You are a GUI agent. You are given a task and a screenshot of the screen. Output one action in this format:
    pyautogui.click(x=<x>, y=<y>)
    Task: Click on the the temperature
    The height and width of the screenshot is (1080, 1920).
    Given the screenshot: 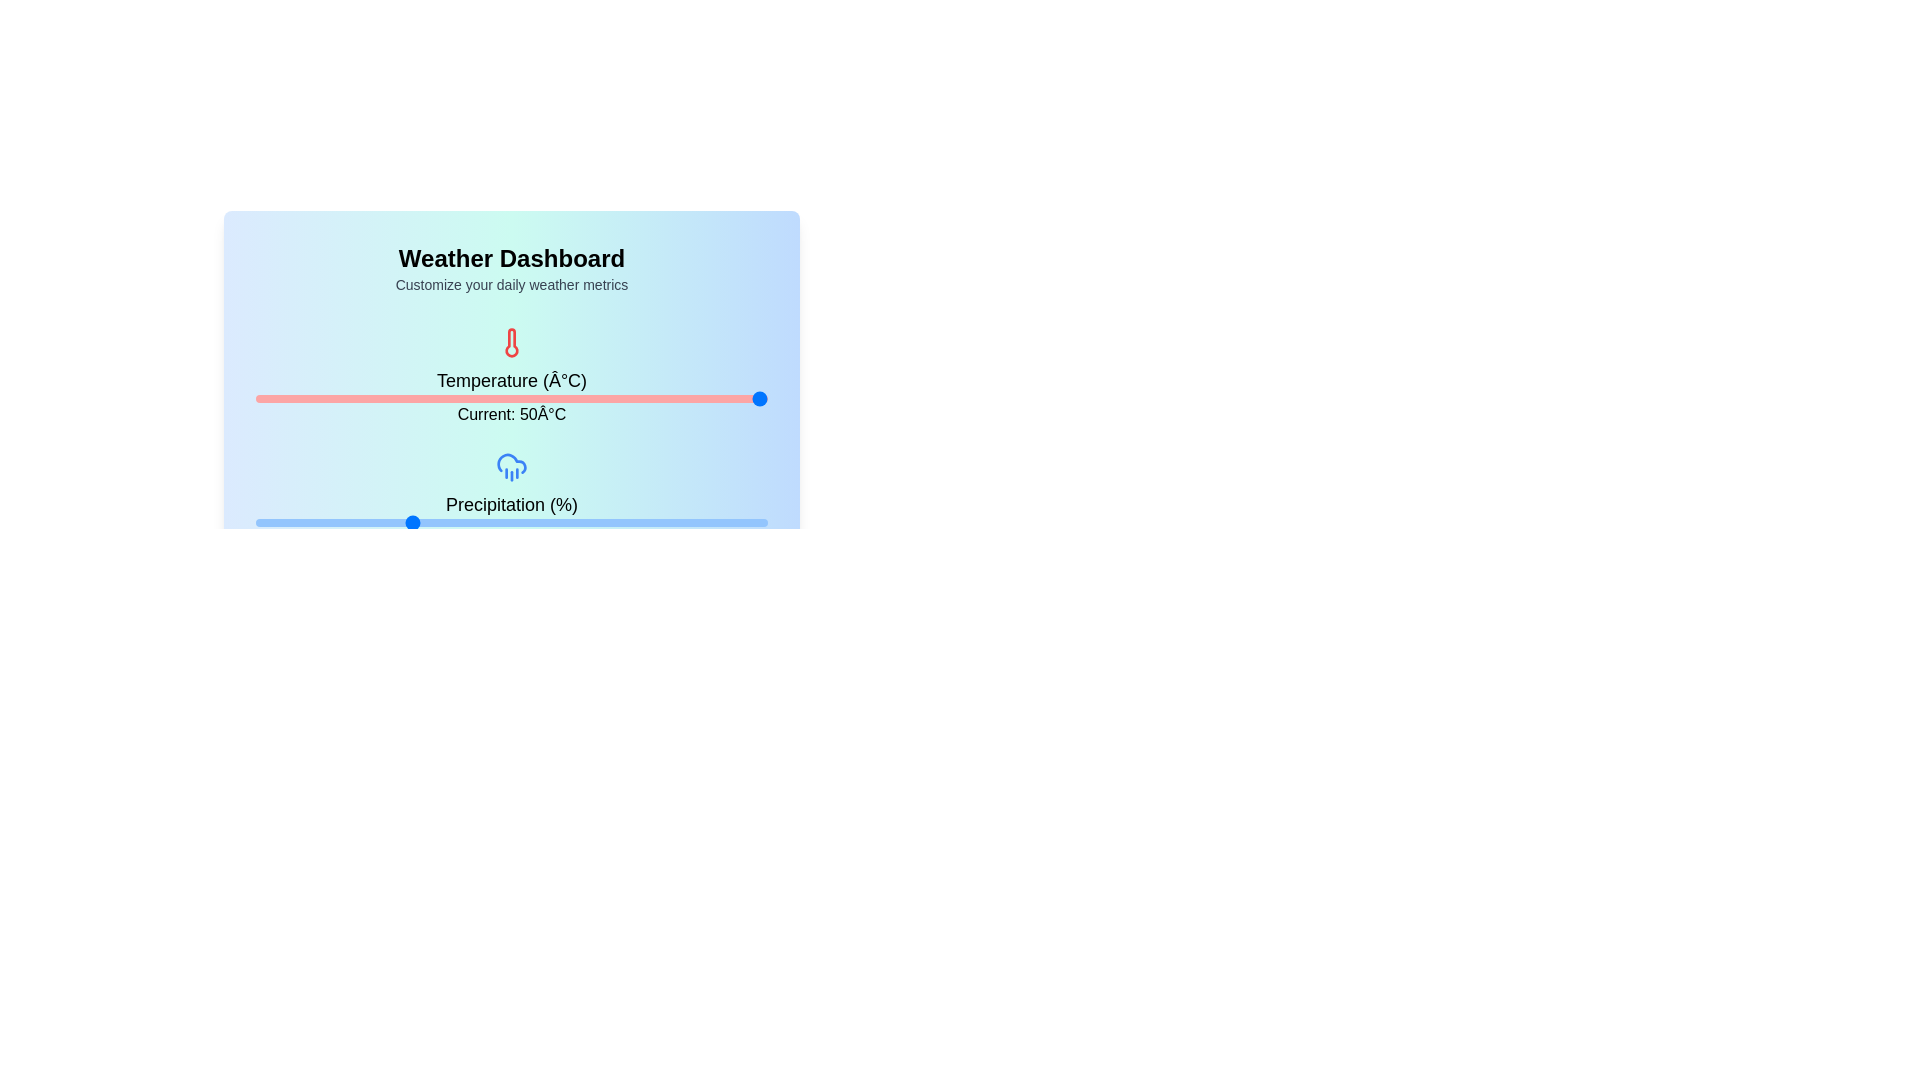 What is the action you would take?
    pyautogui.click(x=408, y=398)
    